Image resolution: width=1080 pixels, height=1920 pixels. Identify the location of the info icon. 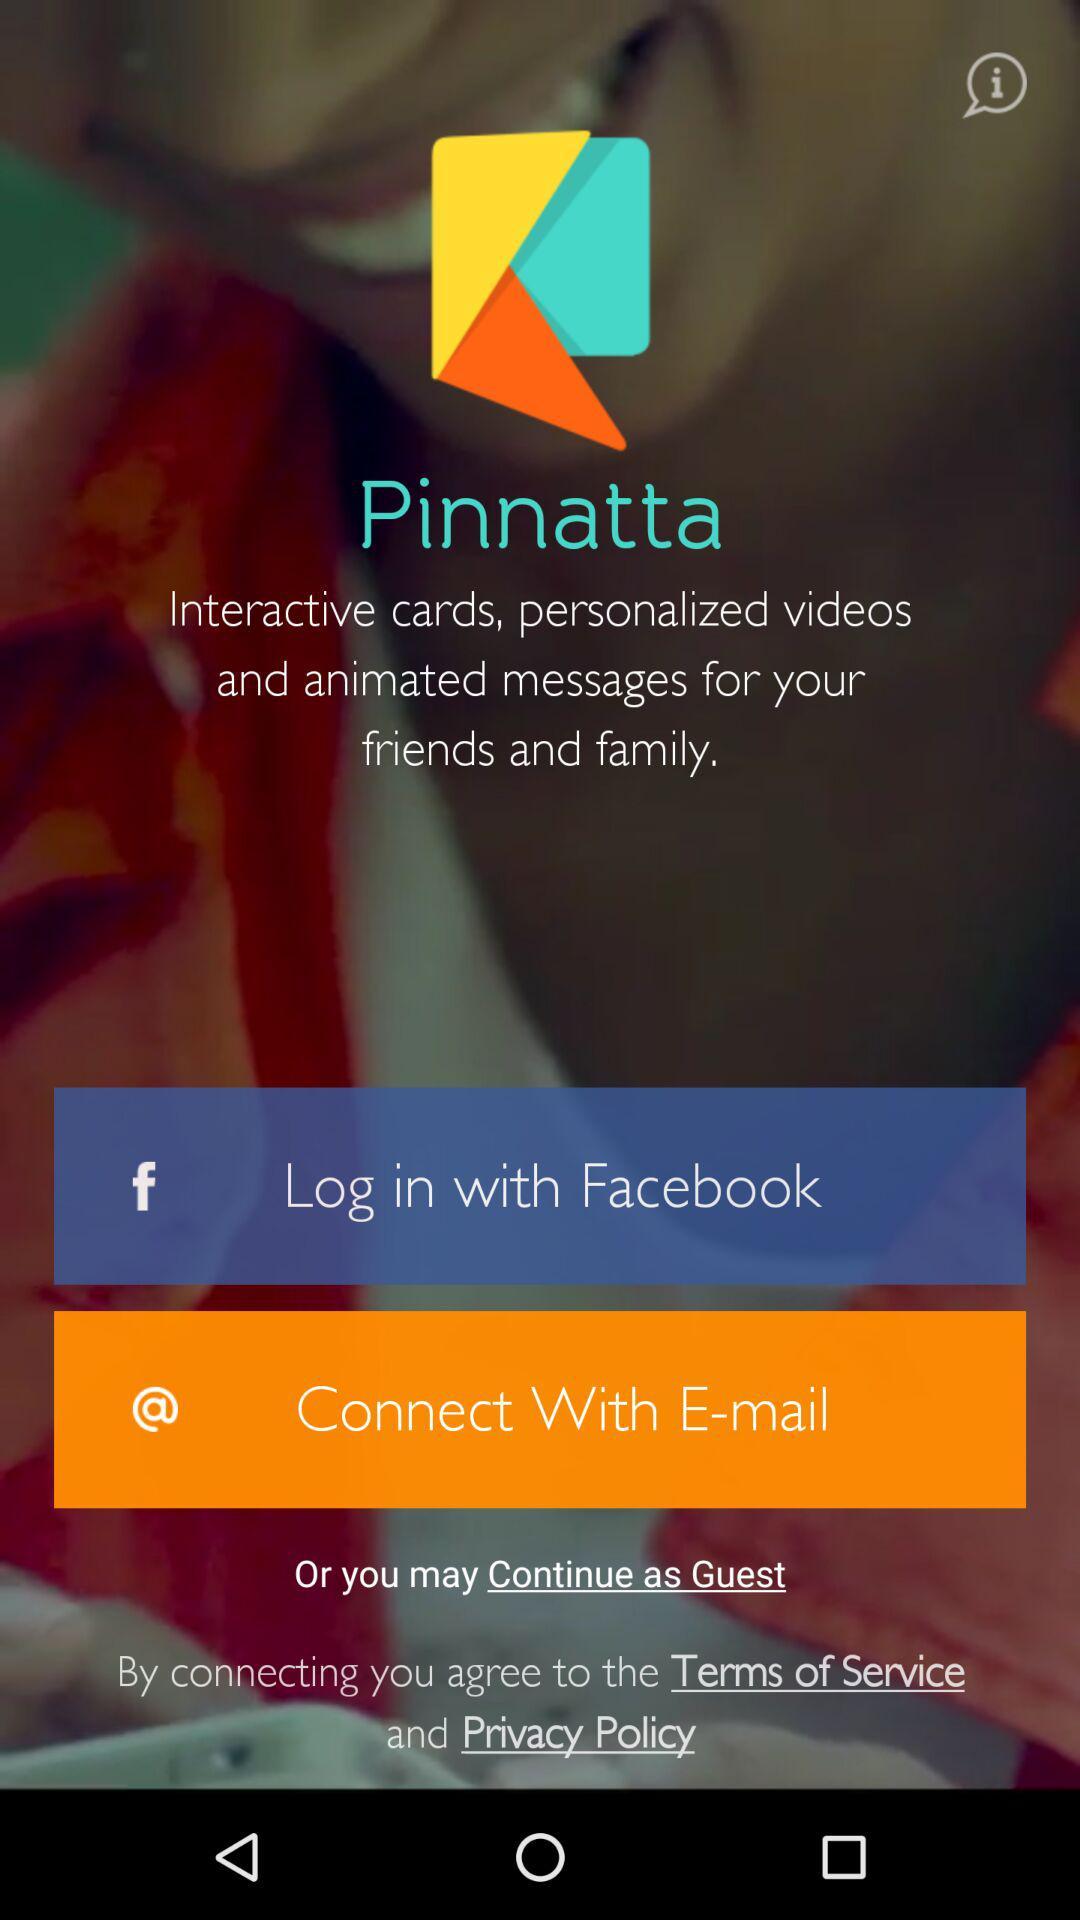
(994, 90).